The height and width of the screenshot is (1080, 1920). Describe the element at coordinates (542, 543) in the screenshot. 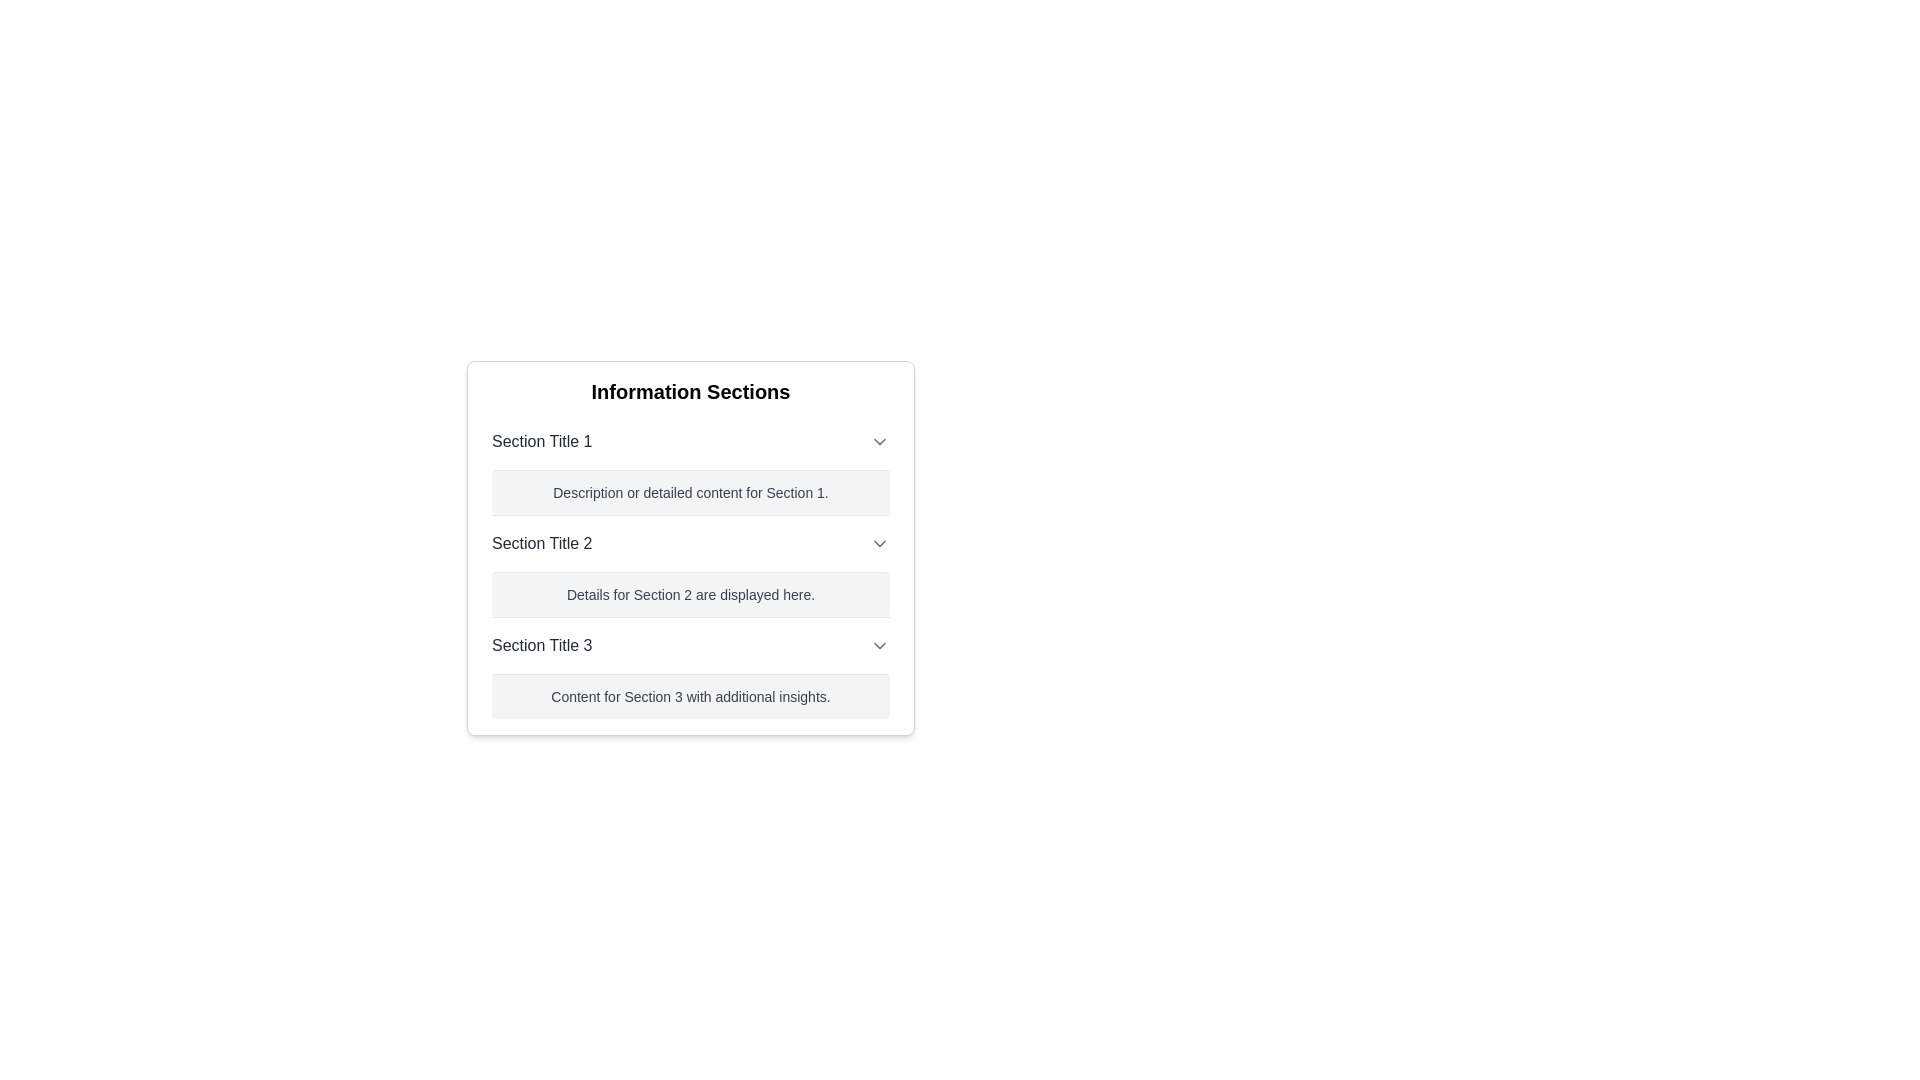

I see `text label that serves as the title for the second section in the 'Information Sections' list, which is left-aligned and located at the coordinates provided` at that location.